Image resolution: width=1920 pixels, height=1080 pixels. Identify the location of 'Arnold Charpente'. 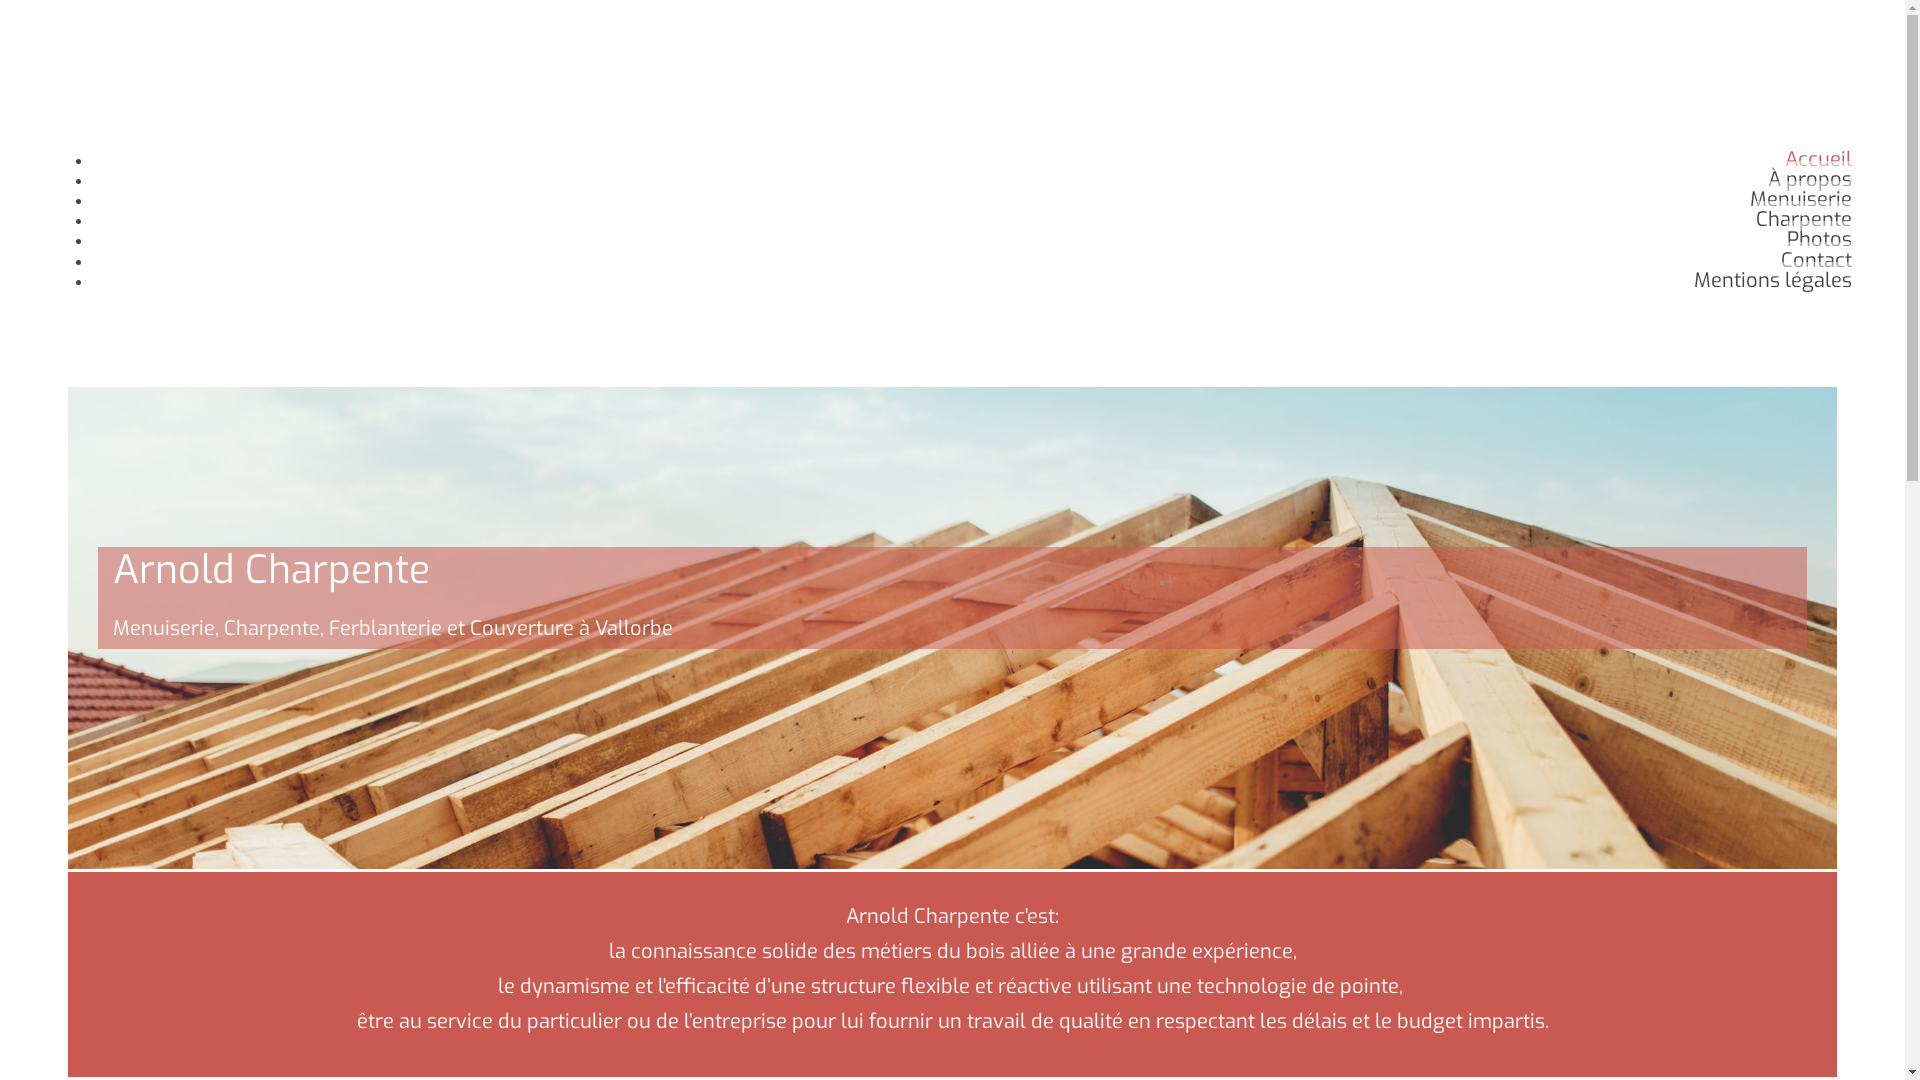
(127, 119).